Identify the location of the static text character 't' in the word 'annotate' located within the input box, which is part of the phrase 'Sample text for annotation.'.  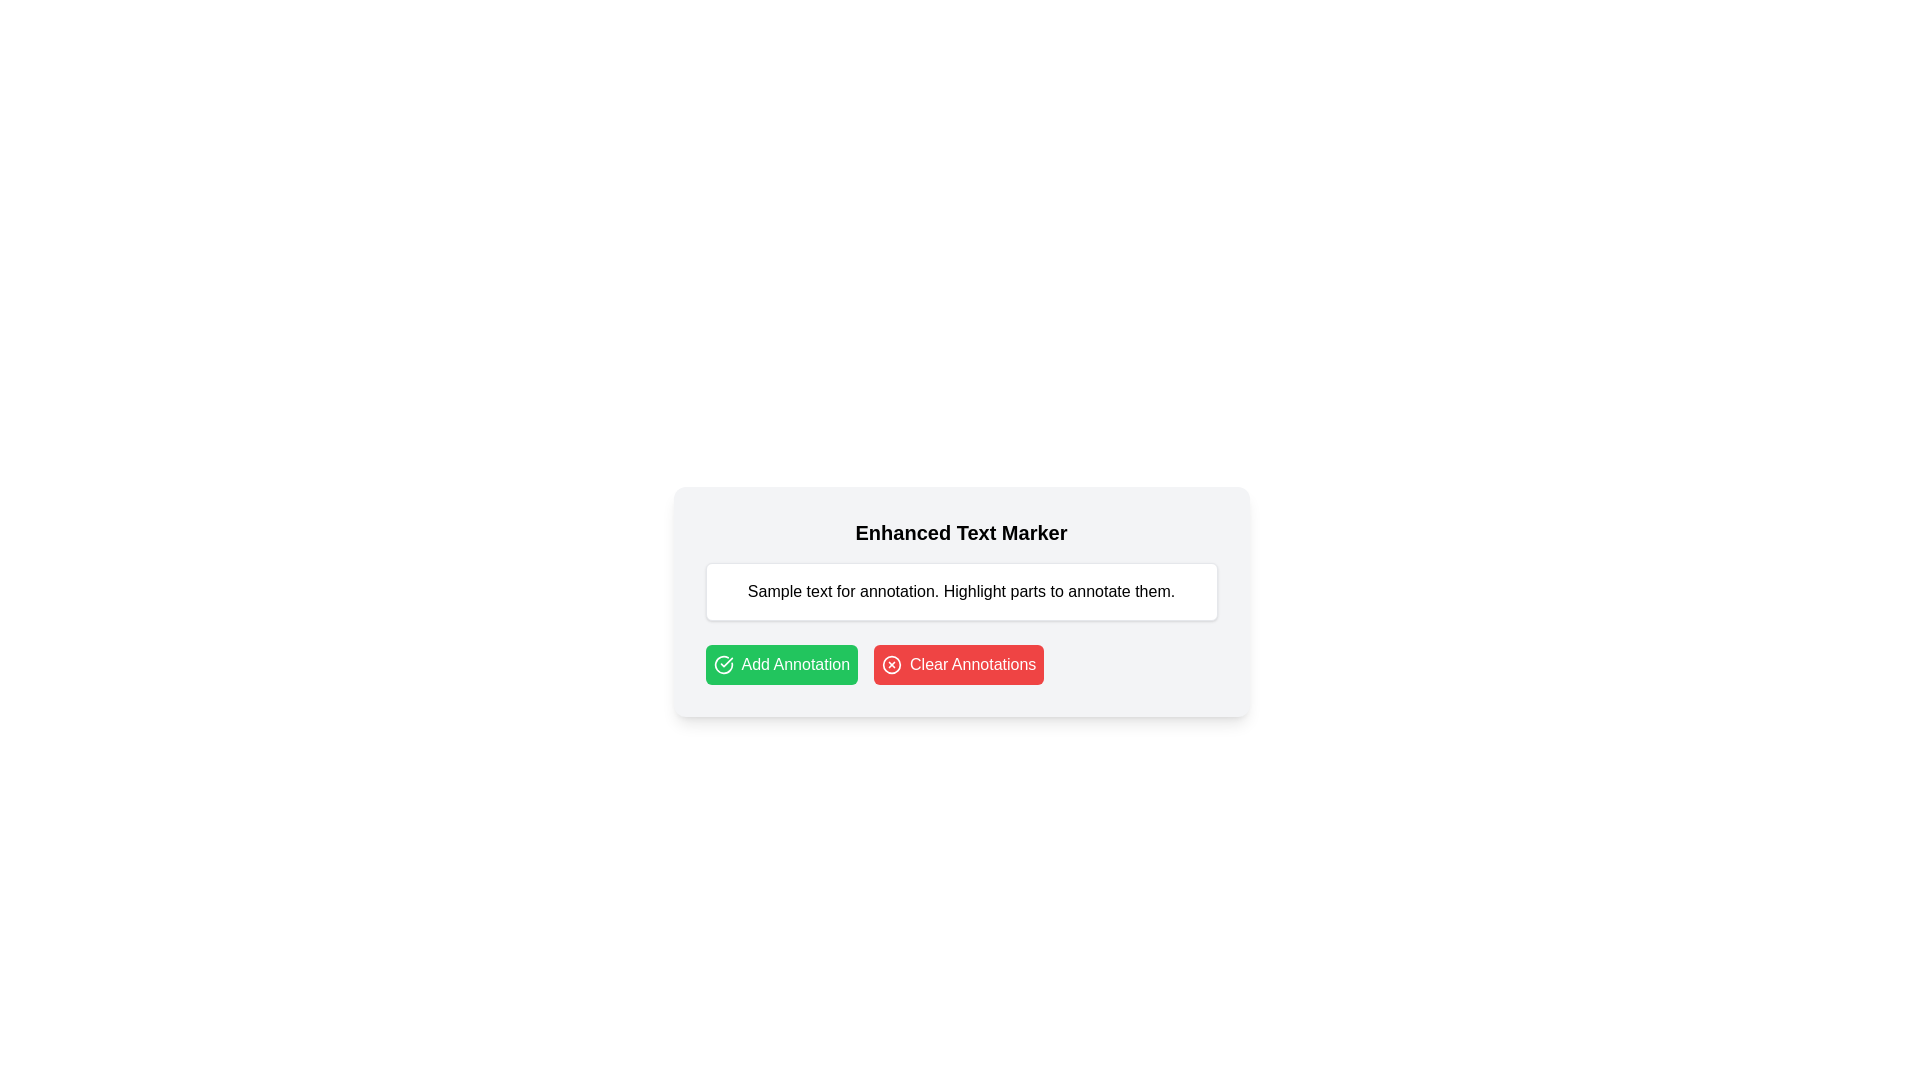
(1105, 590).